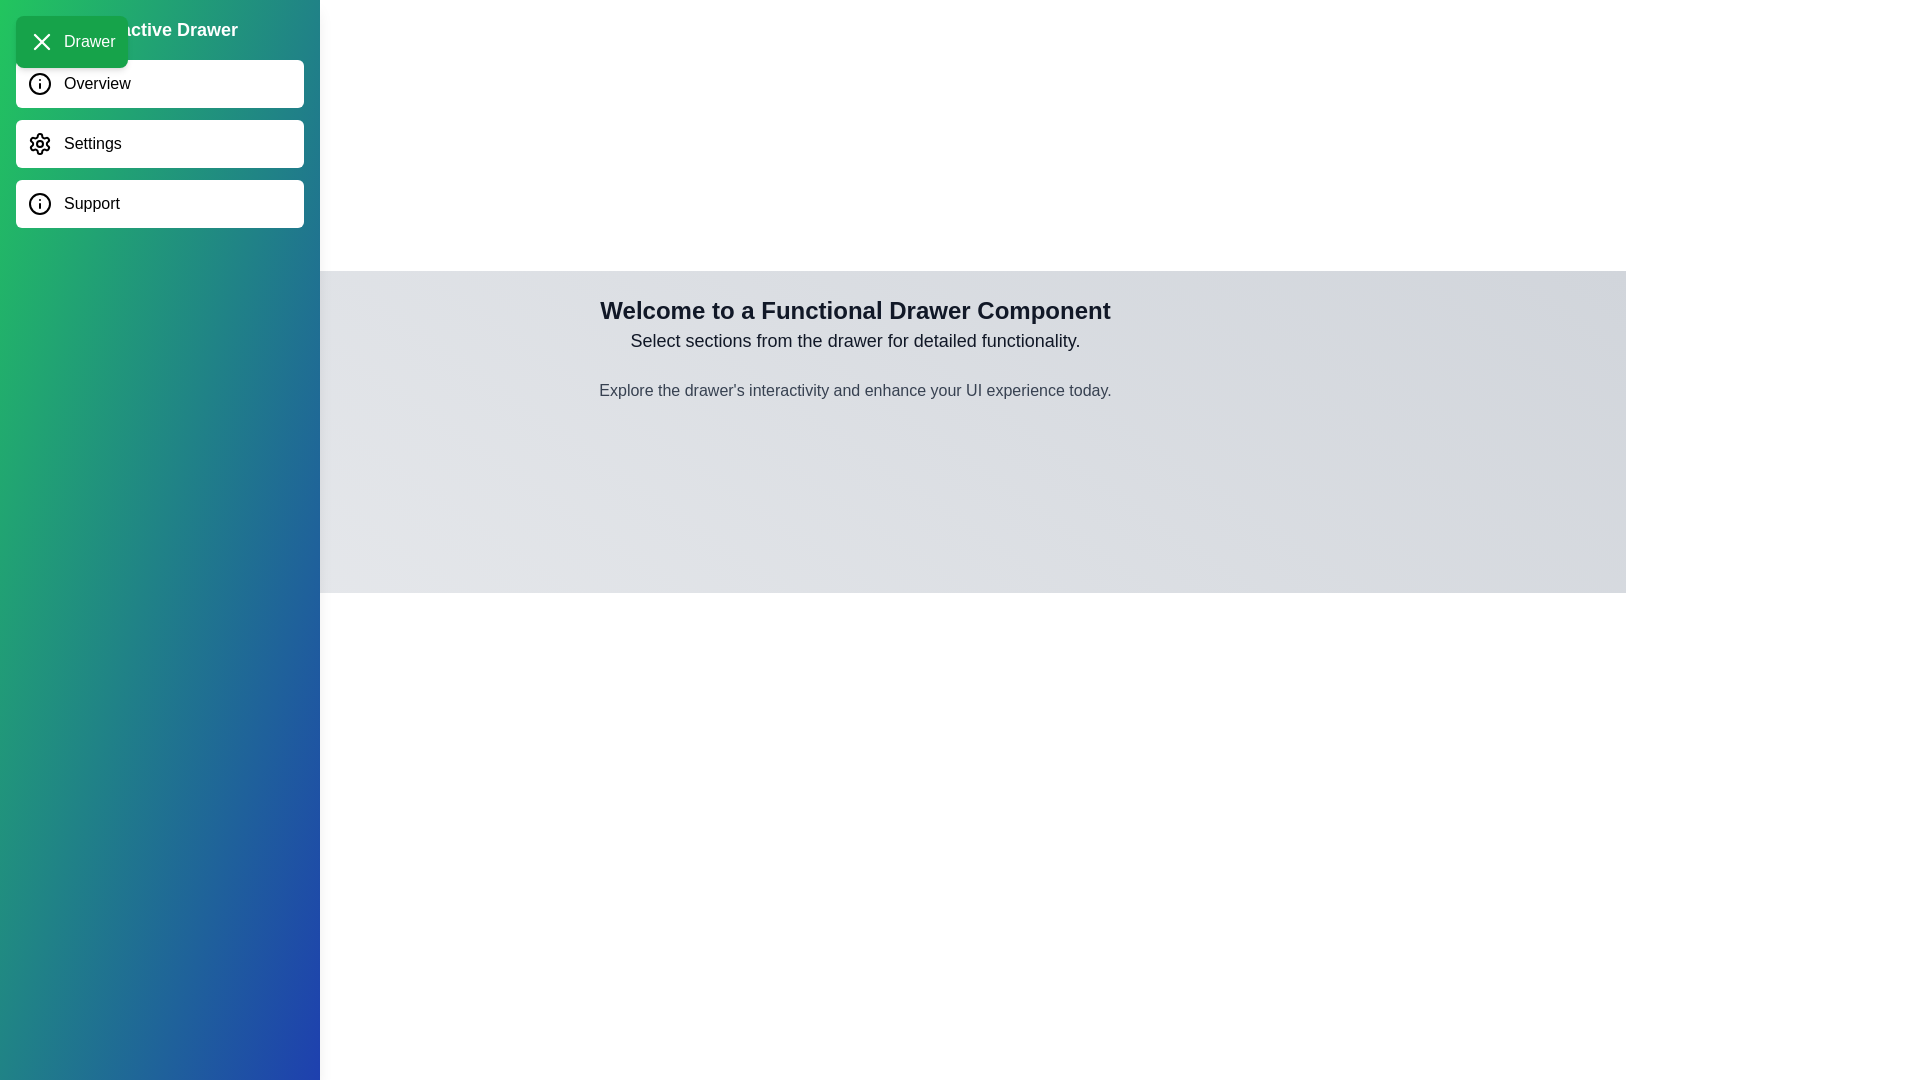 Image resolution: width=1920 pixels, height=1080 pixels. I want to click on the menu item Settings in the drawer, so click(158, 142).